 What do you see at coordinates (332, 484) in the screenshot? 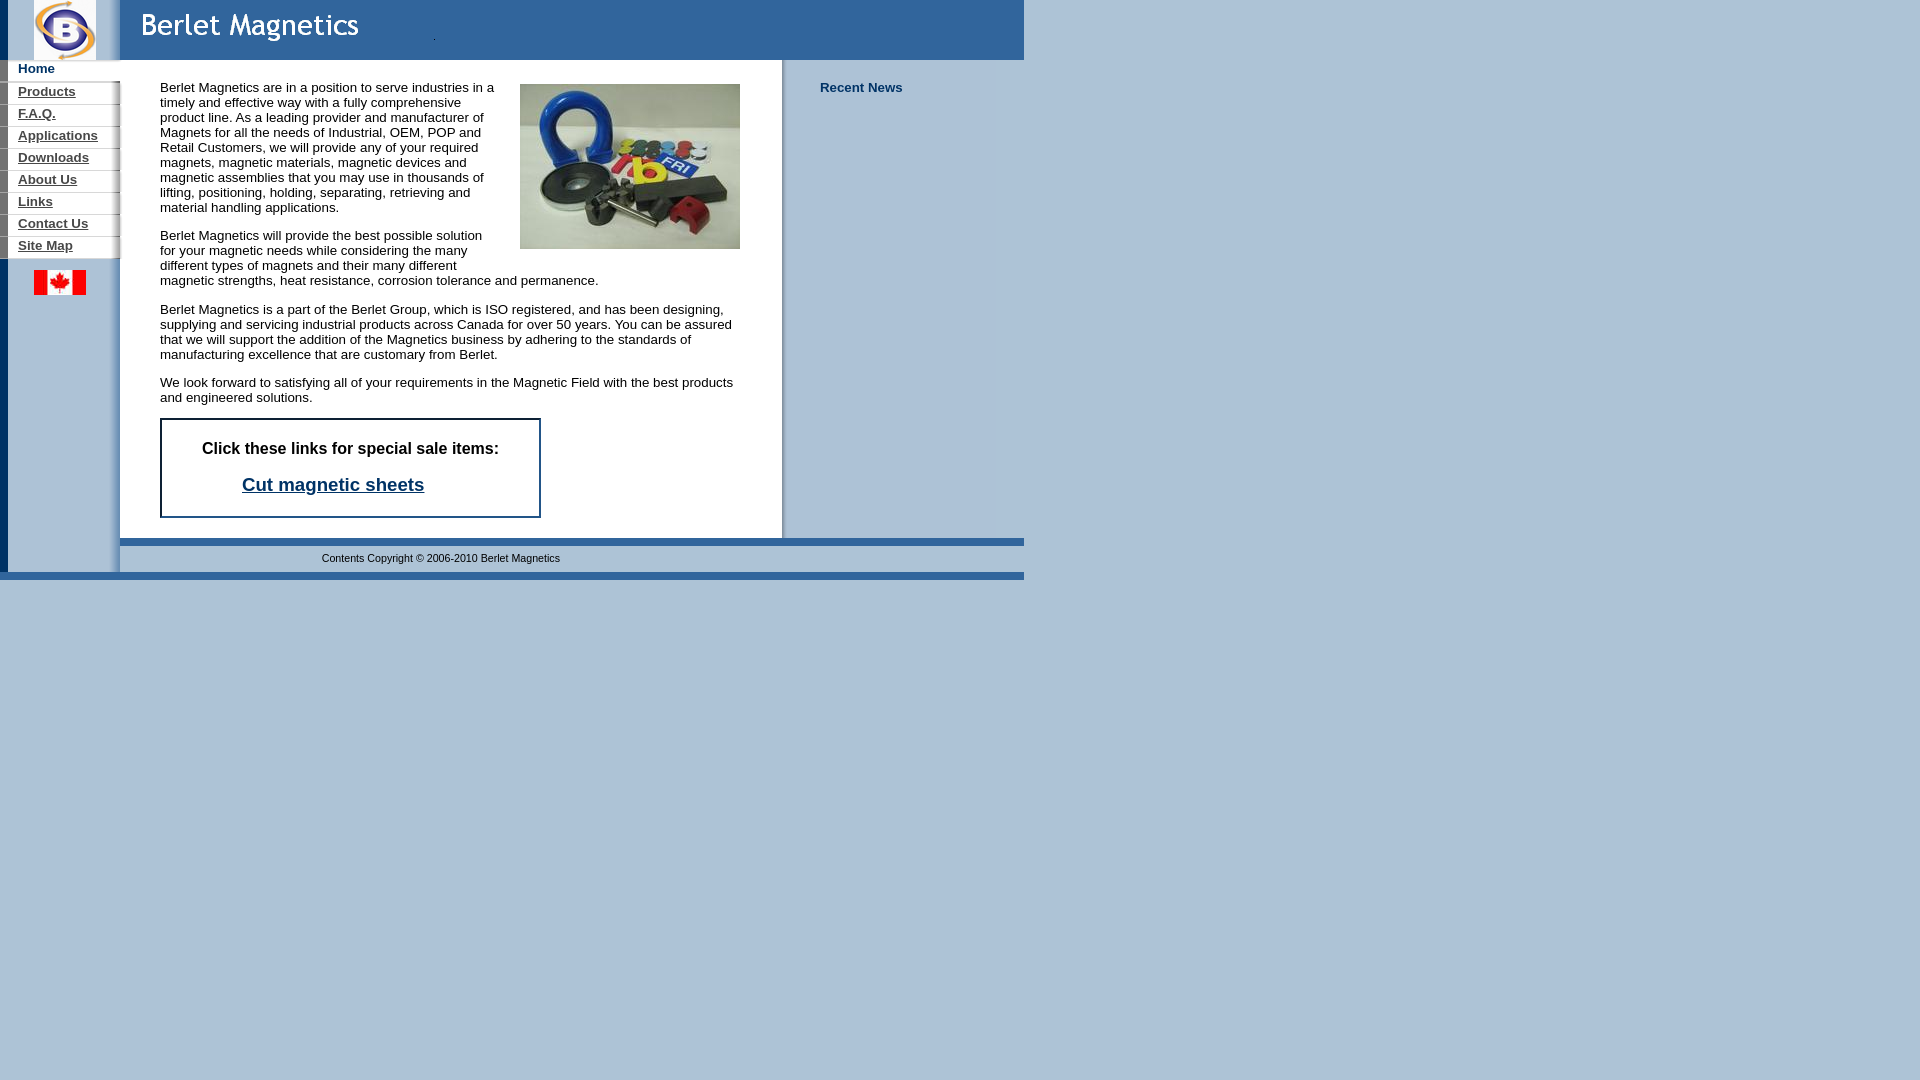
I see `'Cut magnetic sheets'` at bounding box center [332, 484].